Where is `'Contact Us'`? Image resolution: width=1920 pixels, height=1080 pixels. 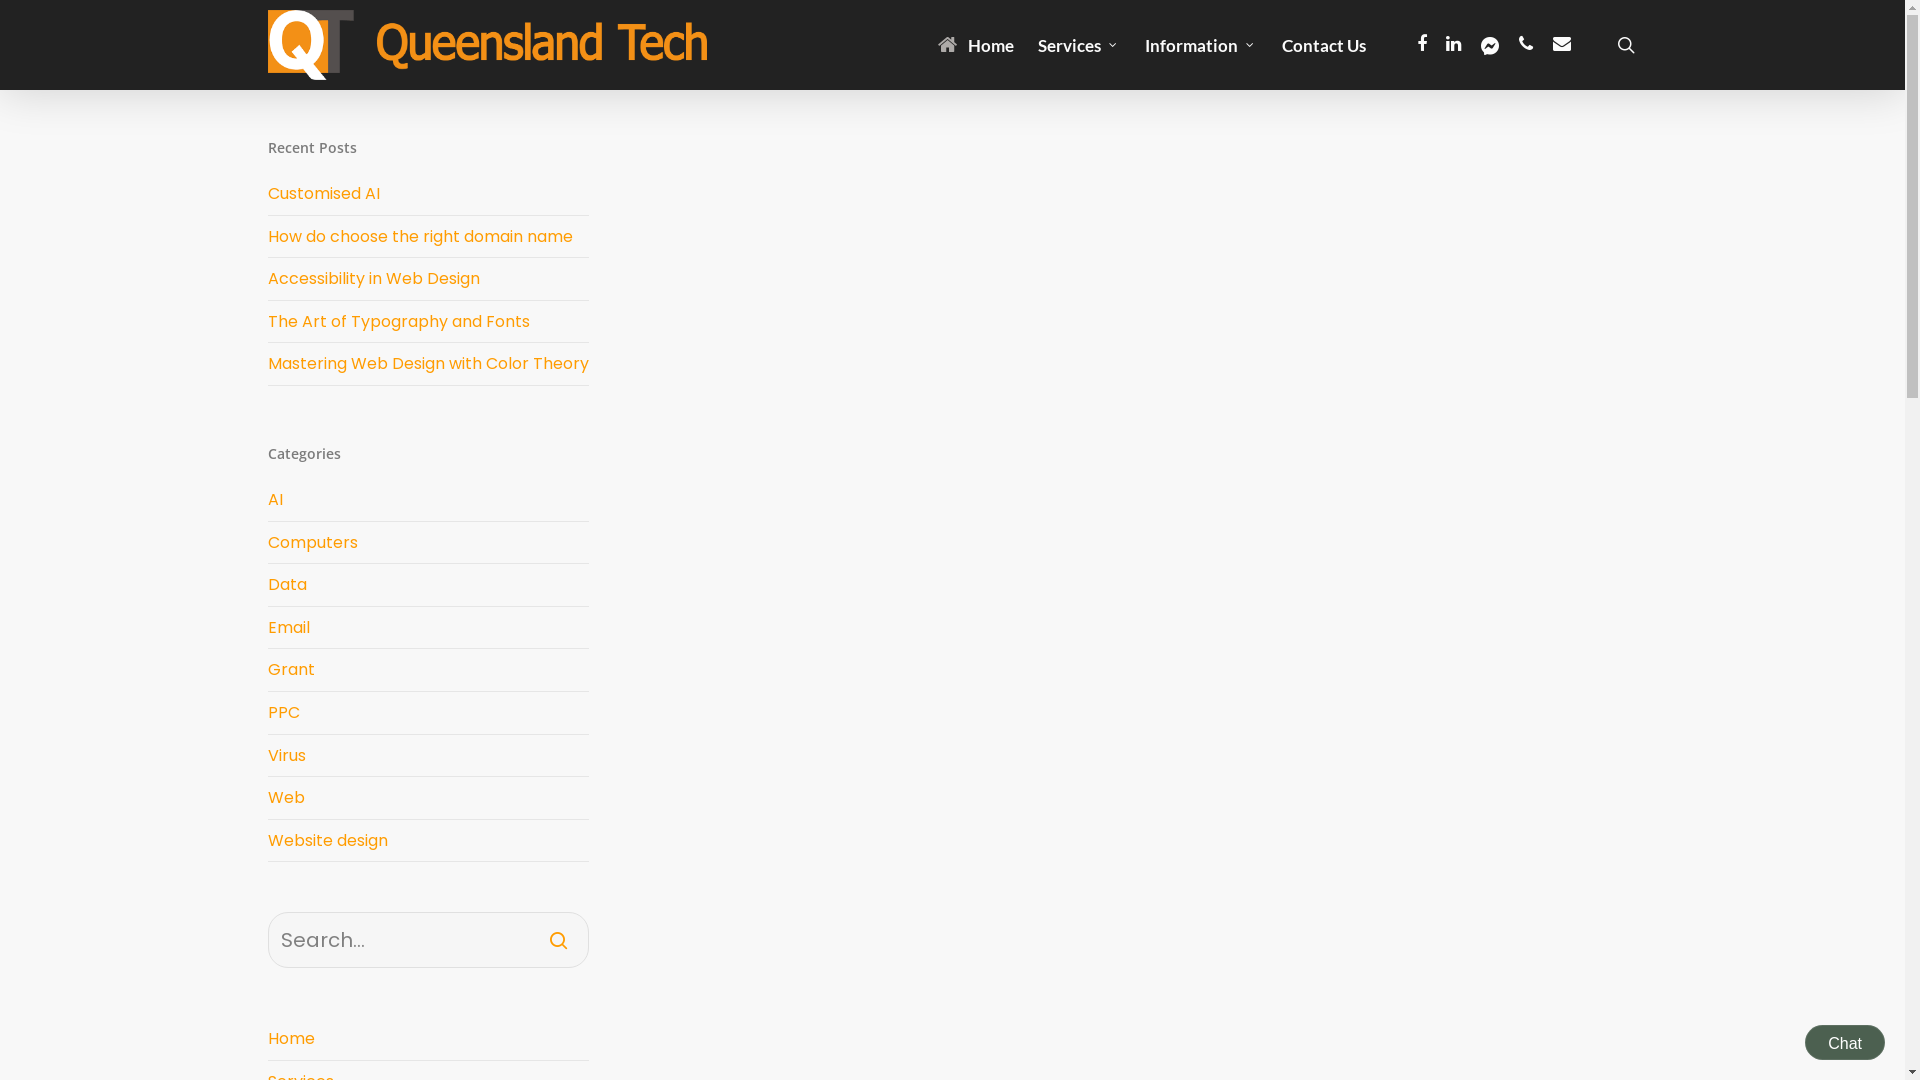 'Contact Us' is located at coordinates (1324, 44).